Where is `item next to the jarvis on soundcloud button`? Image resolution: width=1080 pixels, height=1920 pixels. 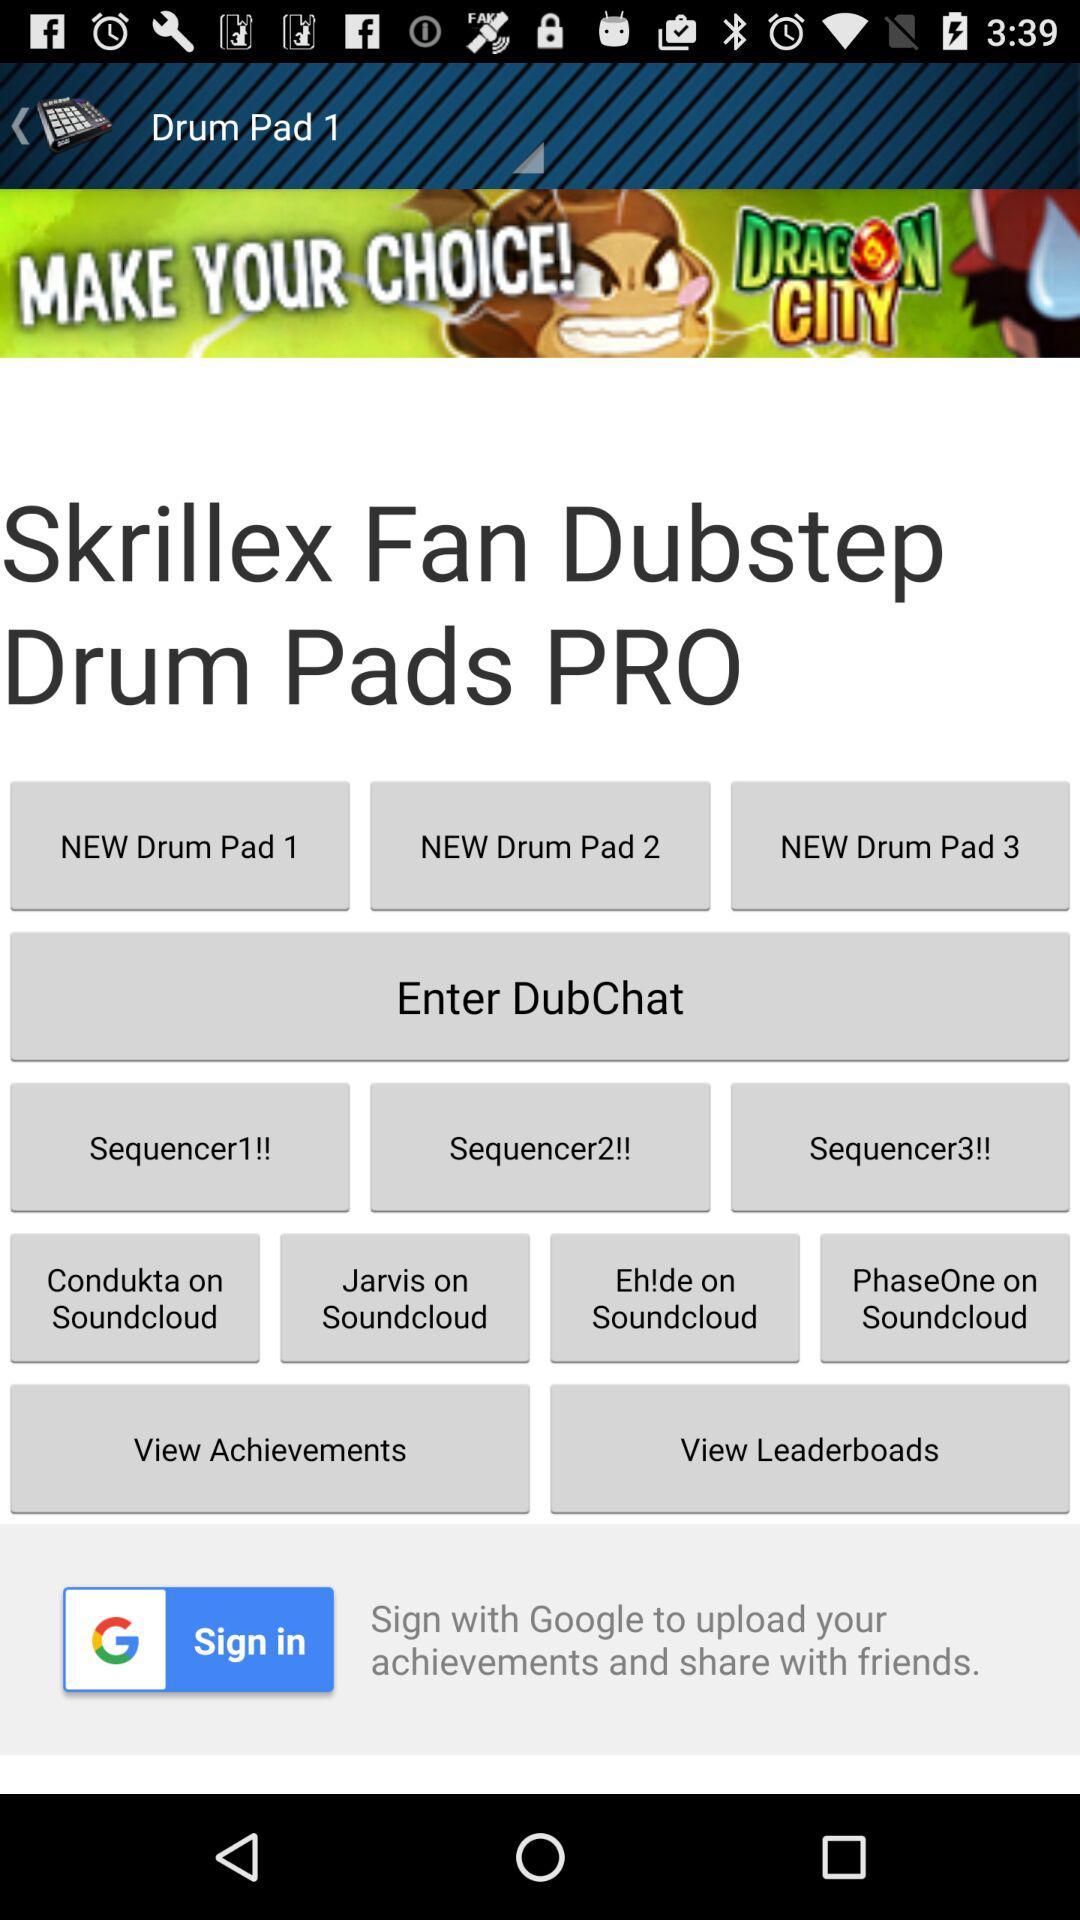 item next to the jarvis on soundcloud button is located at coordinates (675, 1297).